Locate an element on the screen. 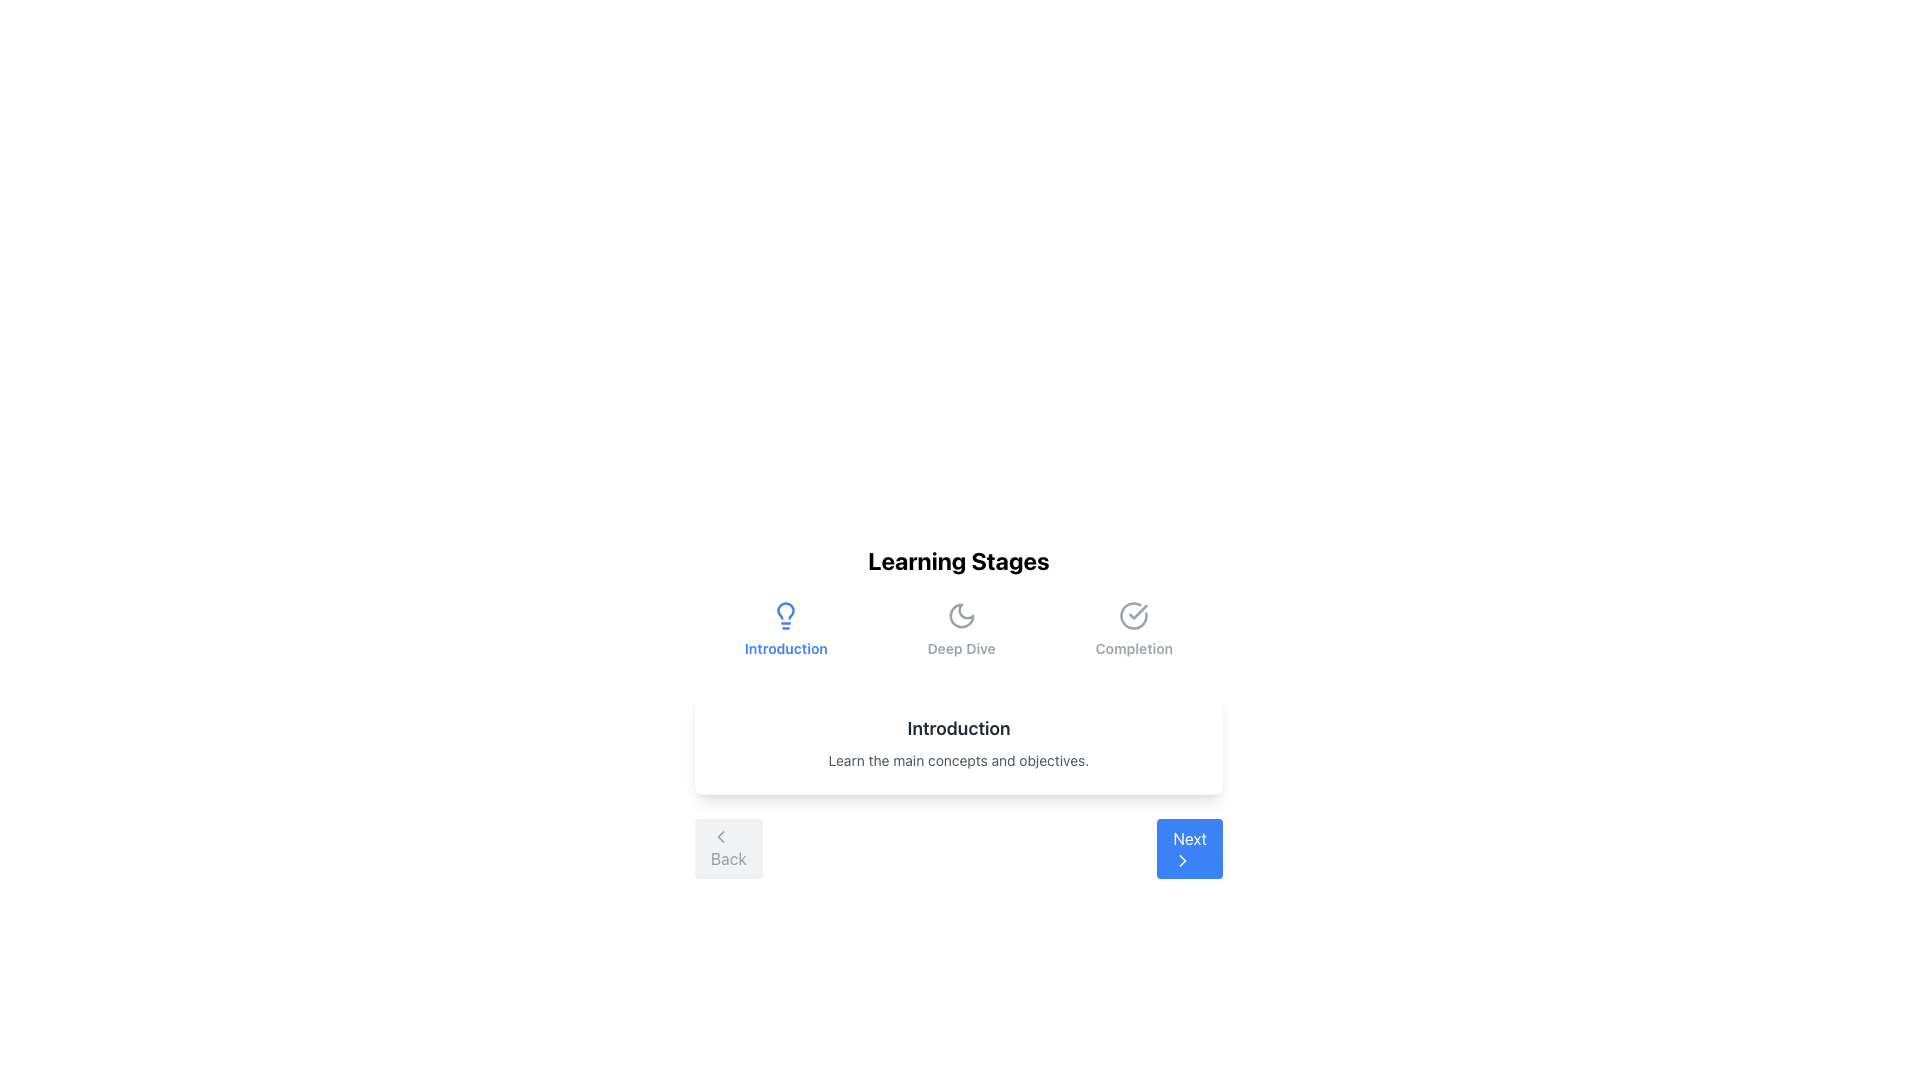 This screenshot has width=1920, height=1080. the forward navigation icon located within the 'Next' button in the bottom-right section of the interface is located at coordinates (1183, 859).